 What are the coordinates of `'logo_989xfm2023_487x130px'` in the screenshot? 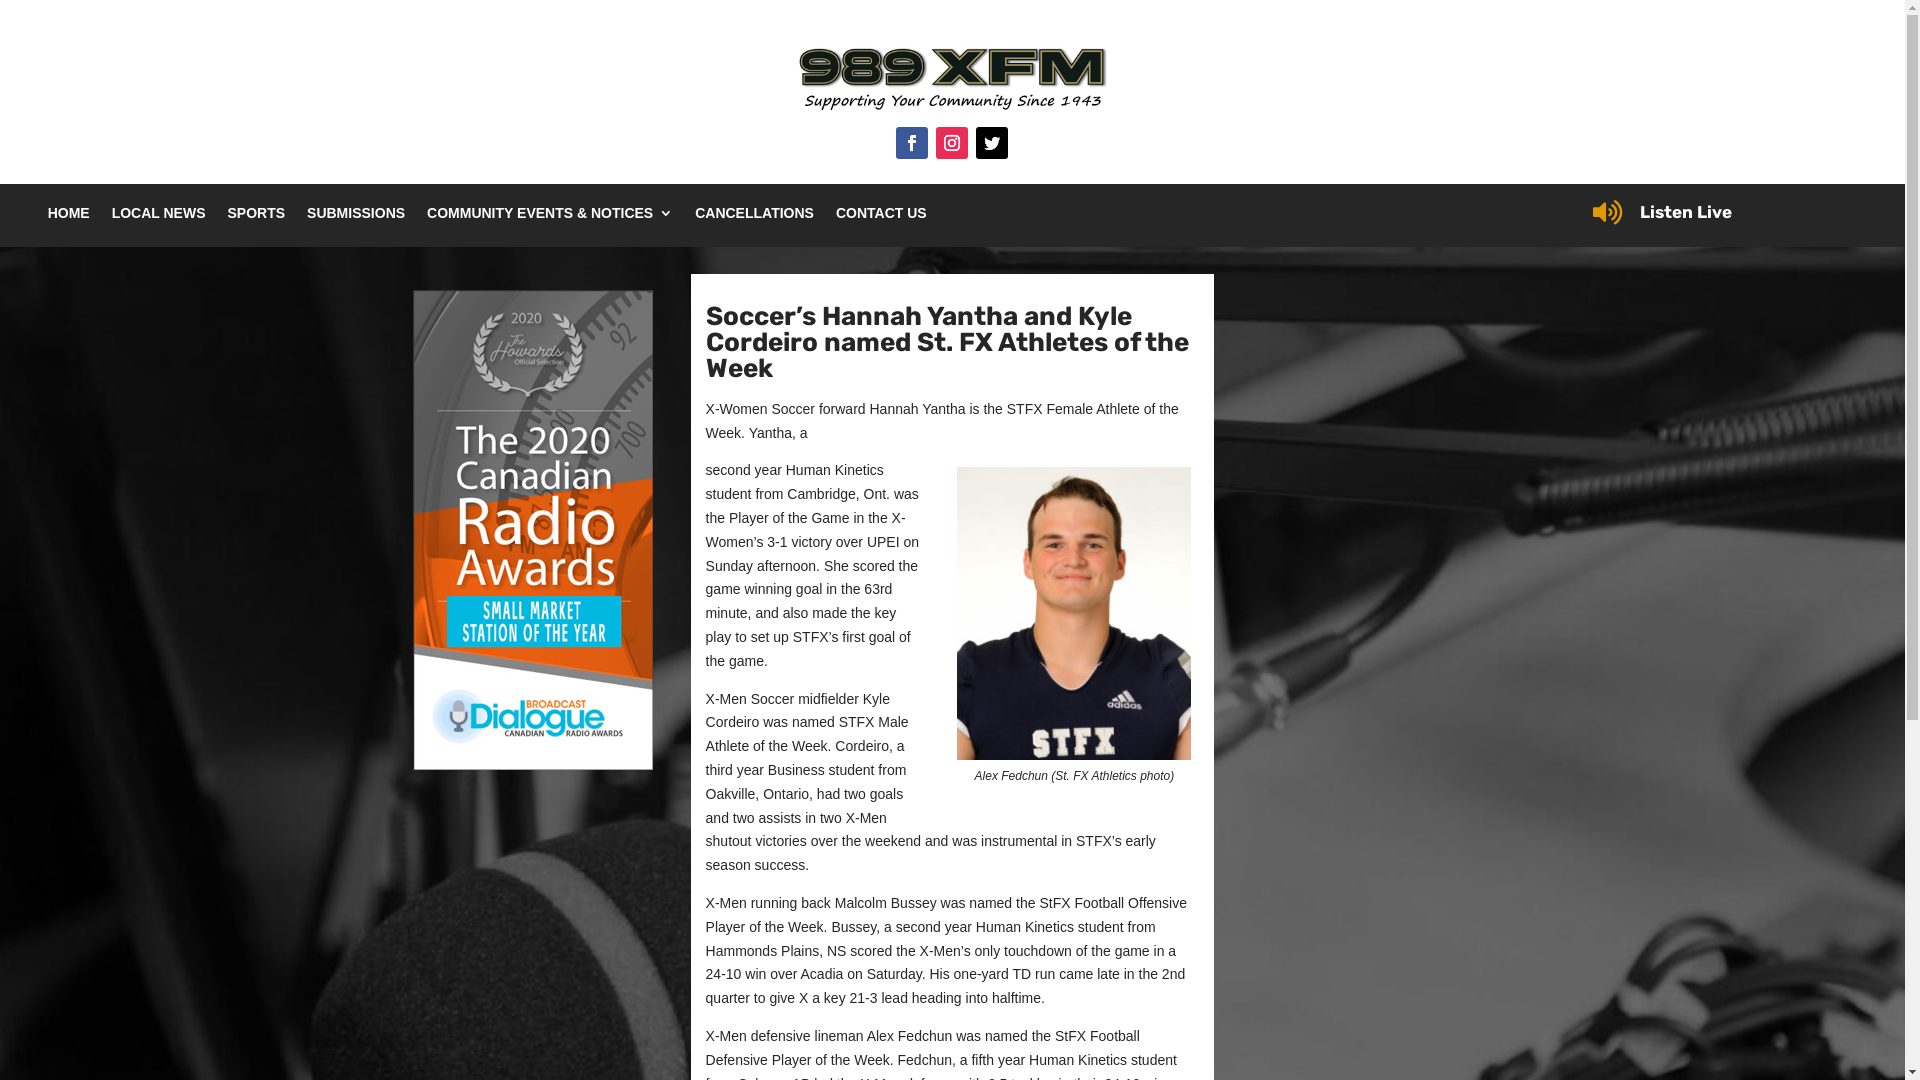 It's located at (950, 80).